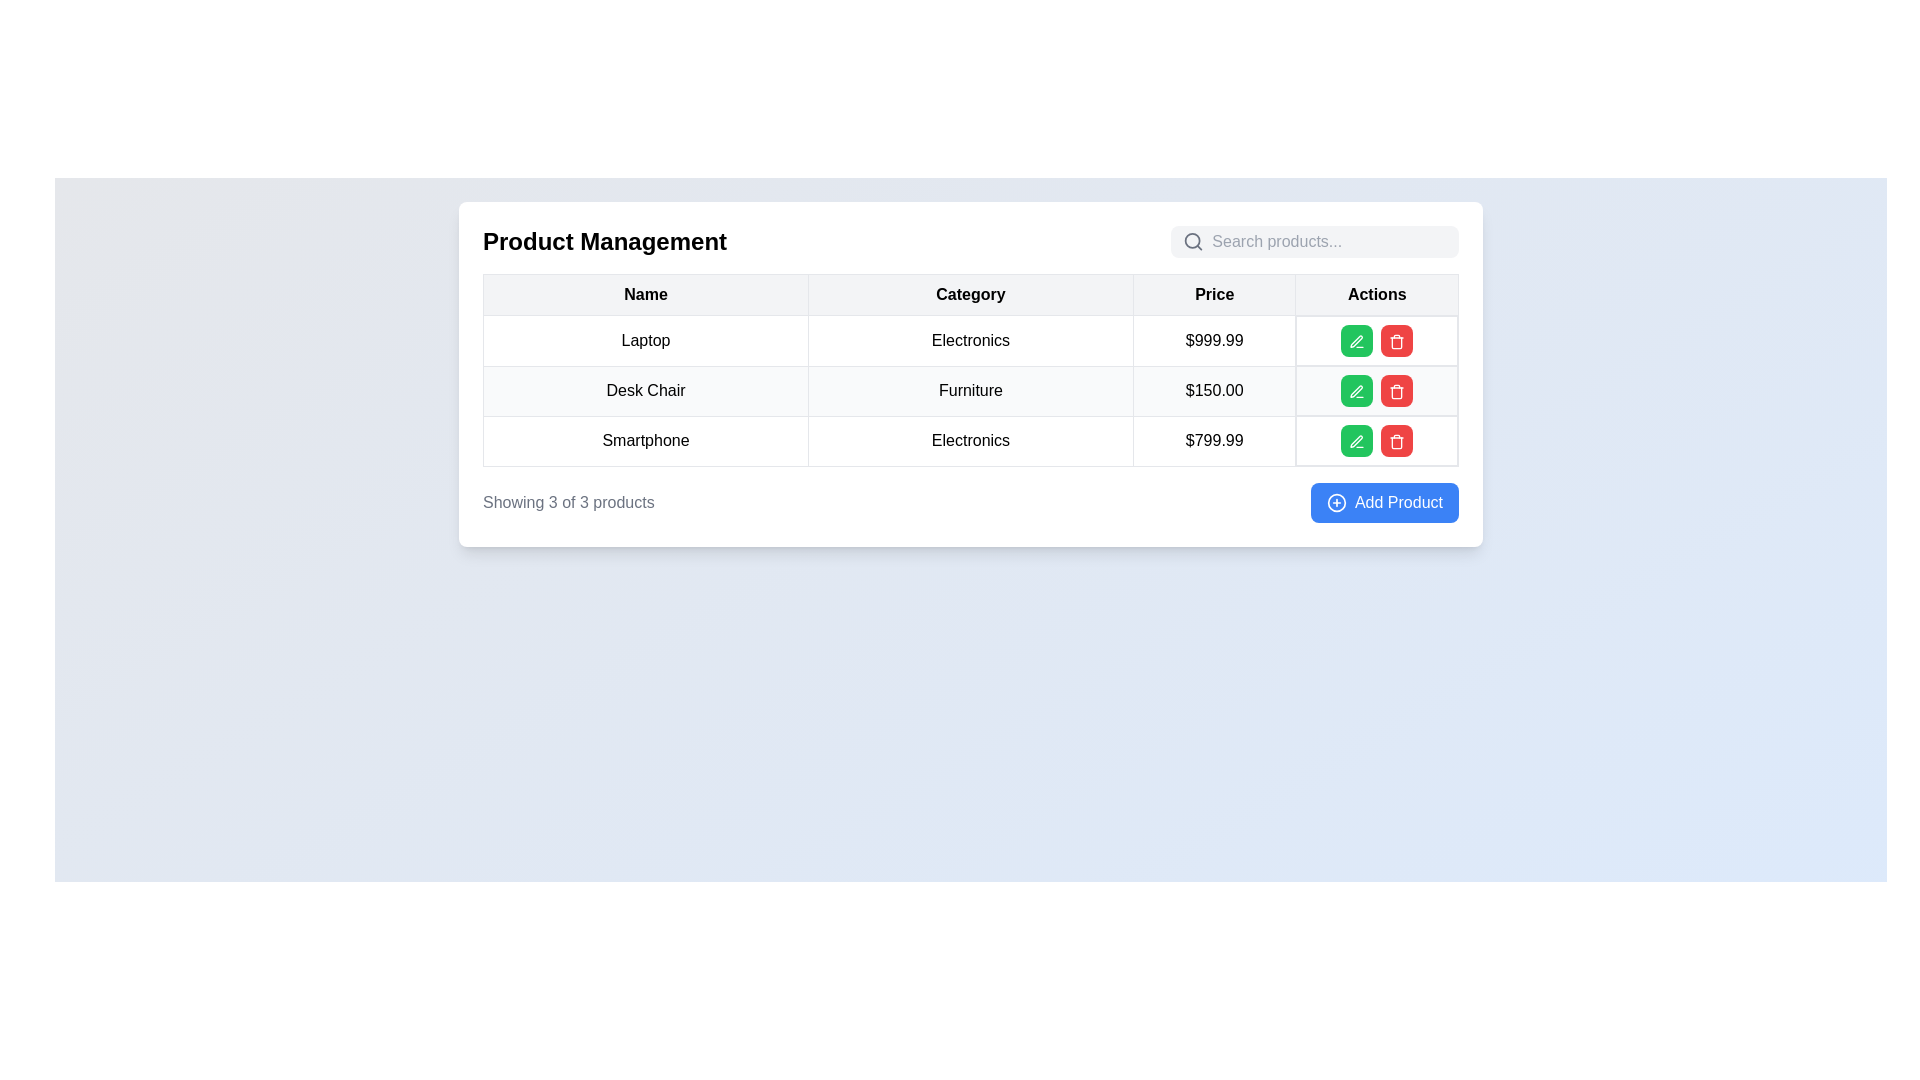  Describe the element at coordinates (1357, 439) in the screenshot. I see `the edit button located in the third row of the table under the 'Actions' column` at that location.